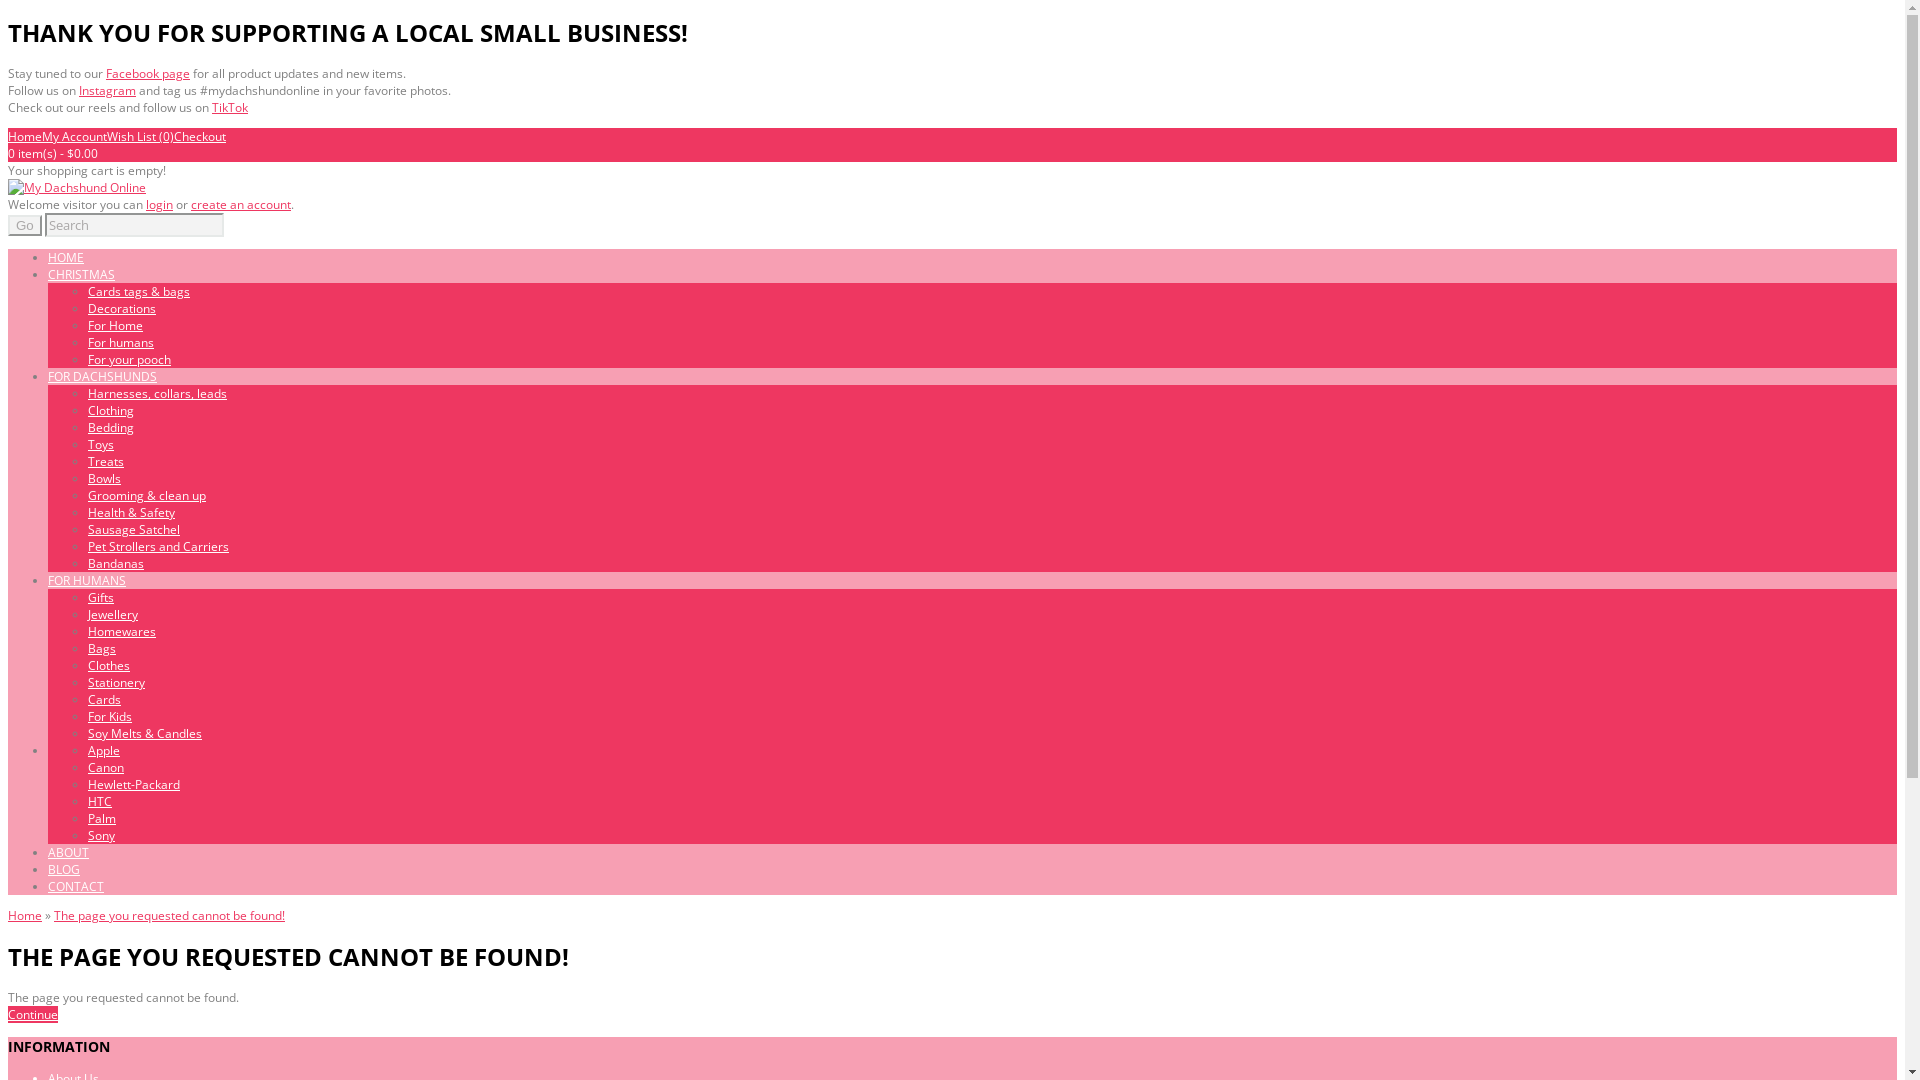  Describe the element at coordinates (156, 393) in the screenshot. I see `'Harnesses, collars, leads'` at that location.